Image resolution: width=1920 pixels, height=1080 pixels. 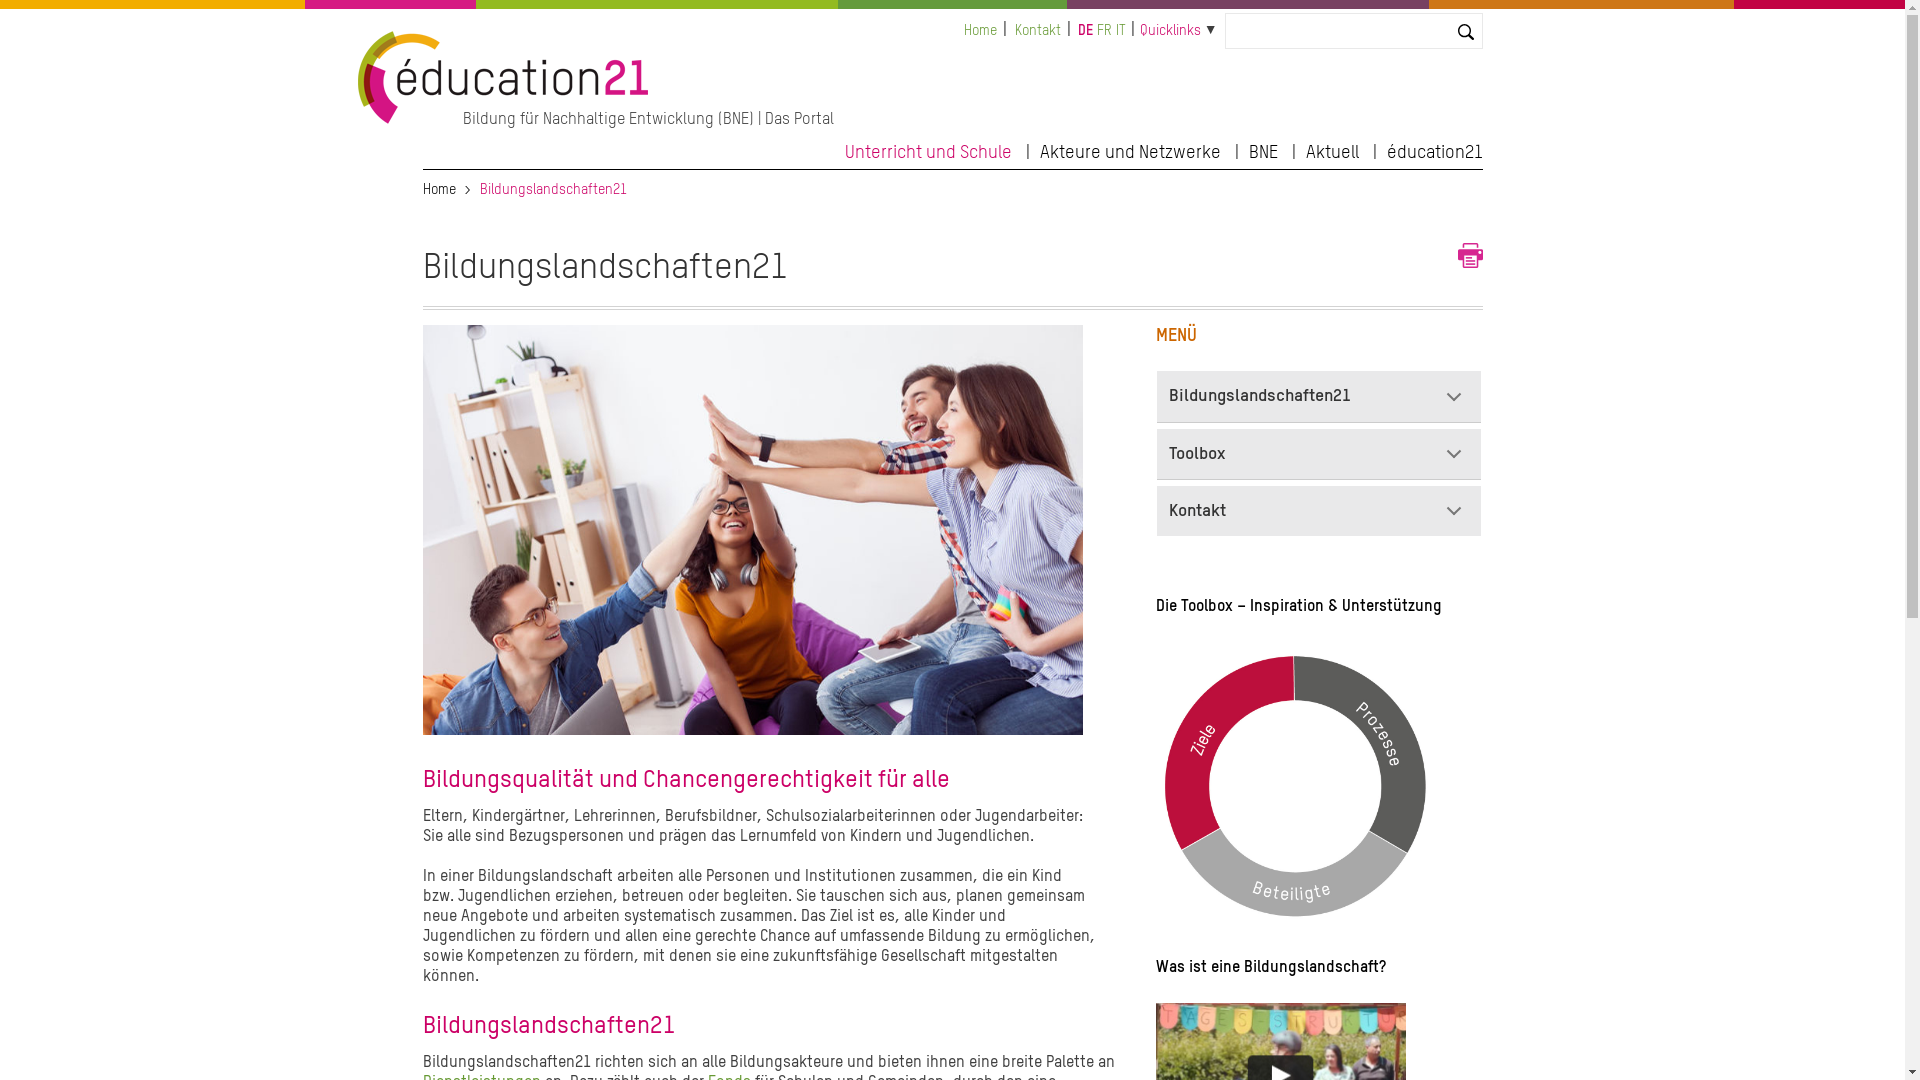 I want to click on 'Toolbox', so click(x=1319, y=454).